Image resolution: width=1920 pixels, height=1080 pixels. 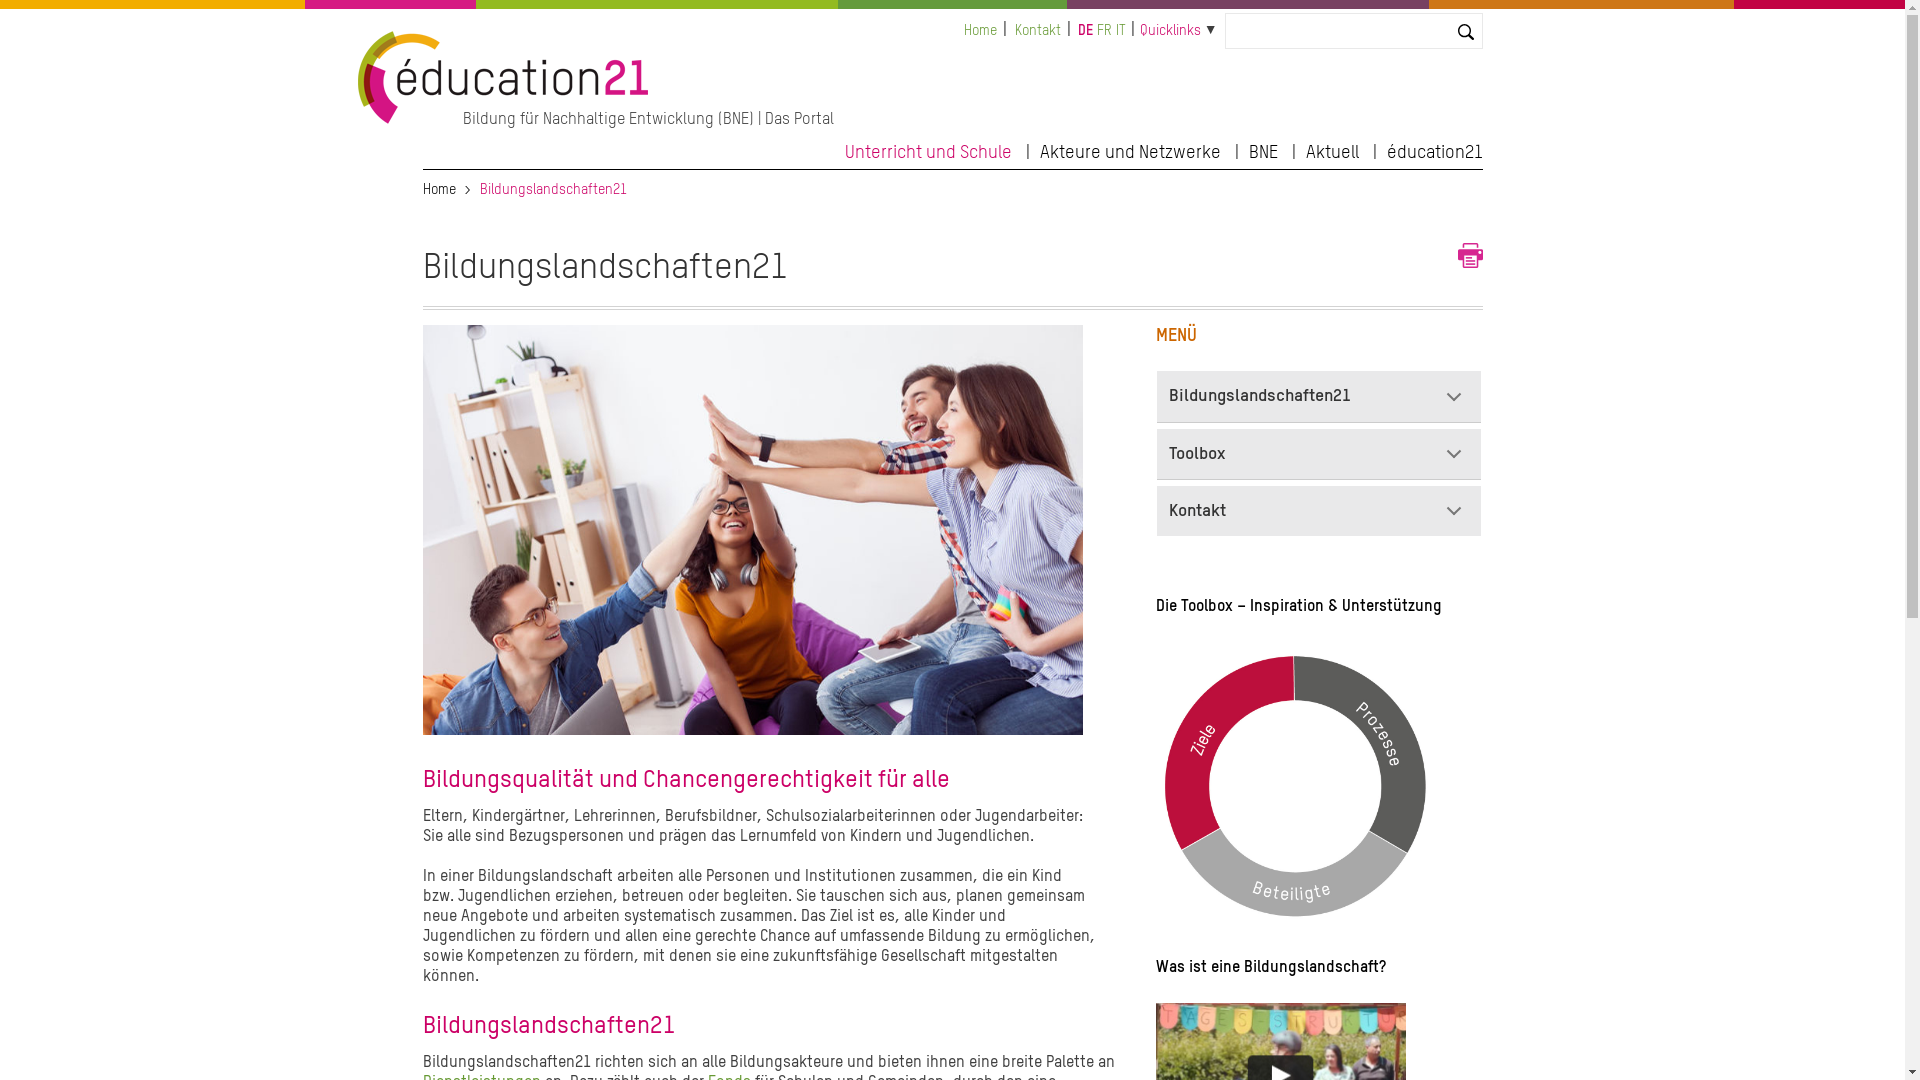 I want to click on 'Toolbox', so click(x=1319, y=454).